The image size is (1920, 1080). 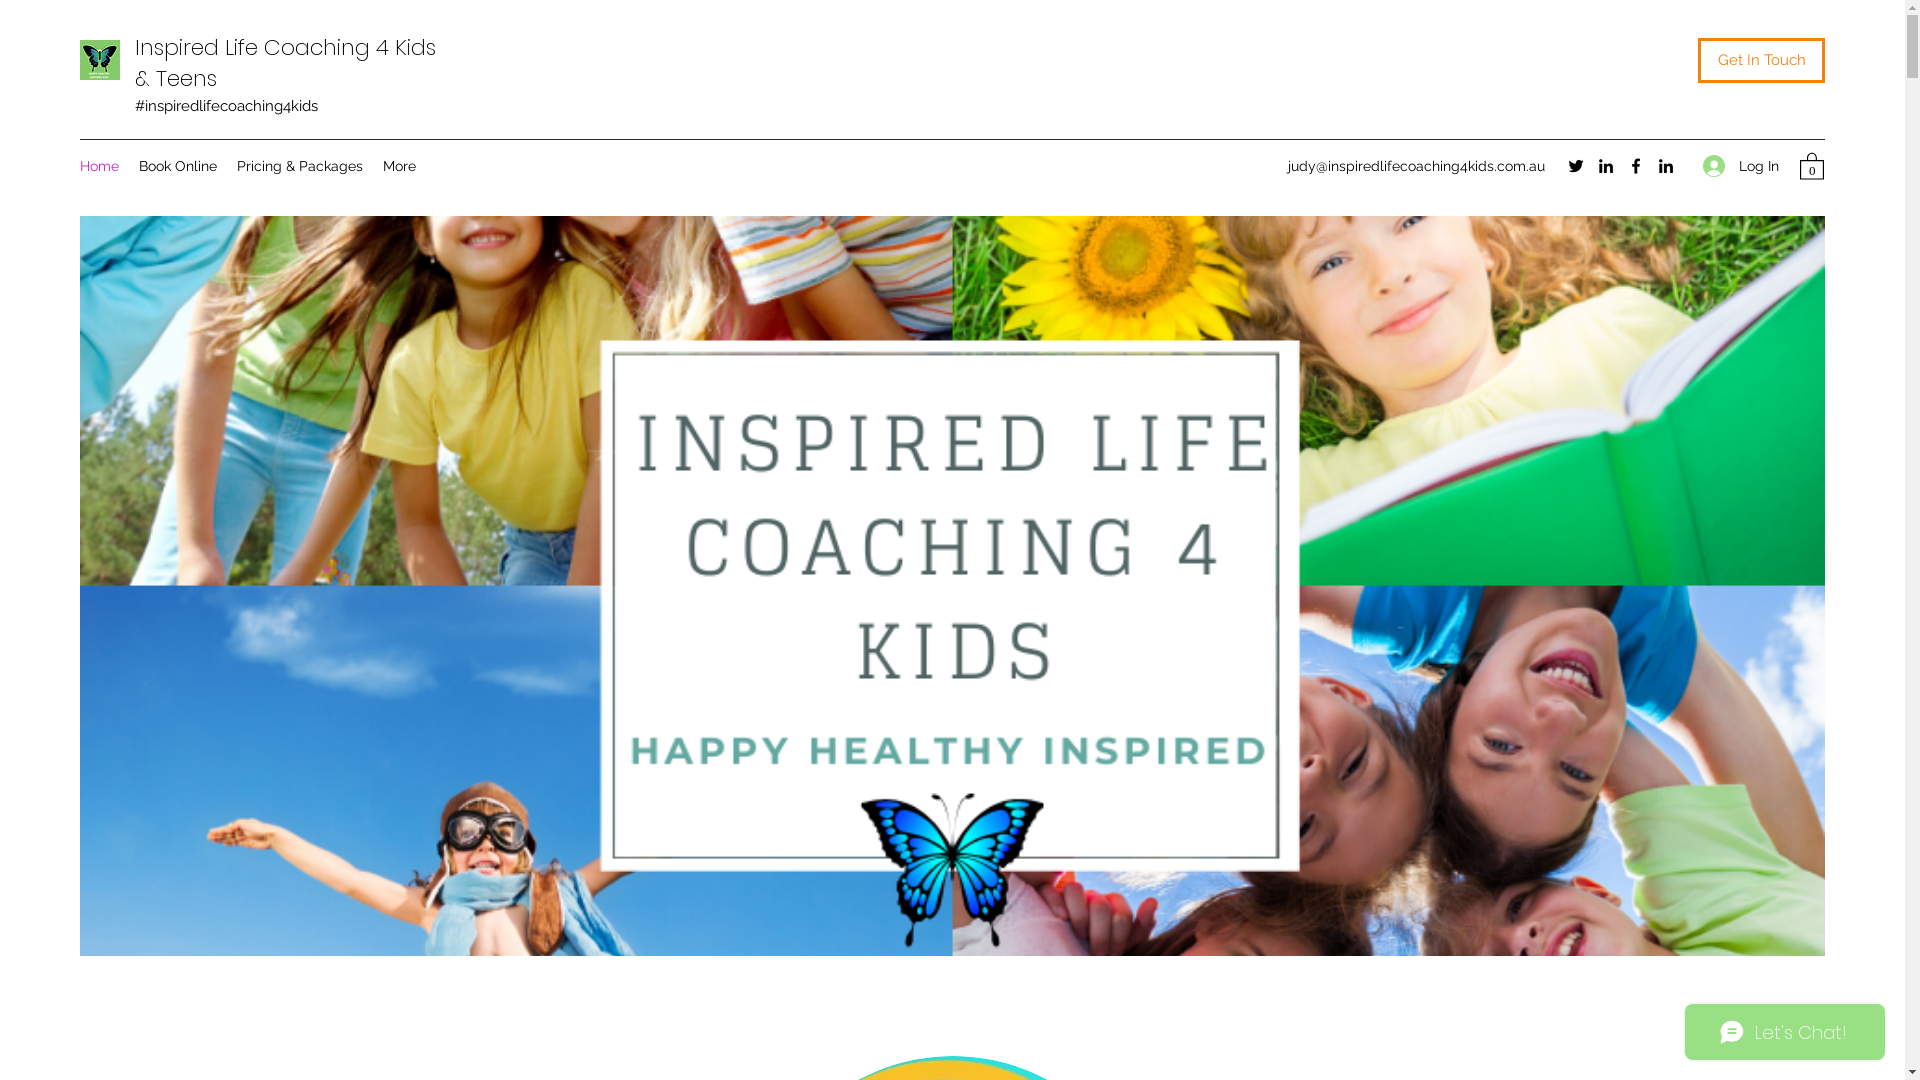 I want to click on 'Inspired Life Coaching 4 Kids & Teens', so click(x=284, y=61).